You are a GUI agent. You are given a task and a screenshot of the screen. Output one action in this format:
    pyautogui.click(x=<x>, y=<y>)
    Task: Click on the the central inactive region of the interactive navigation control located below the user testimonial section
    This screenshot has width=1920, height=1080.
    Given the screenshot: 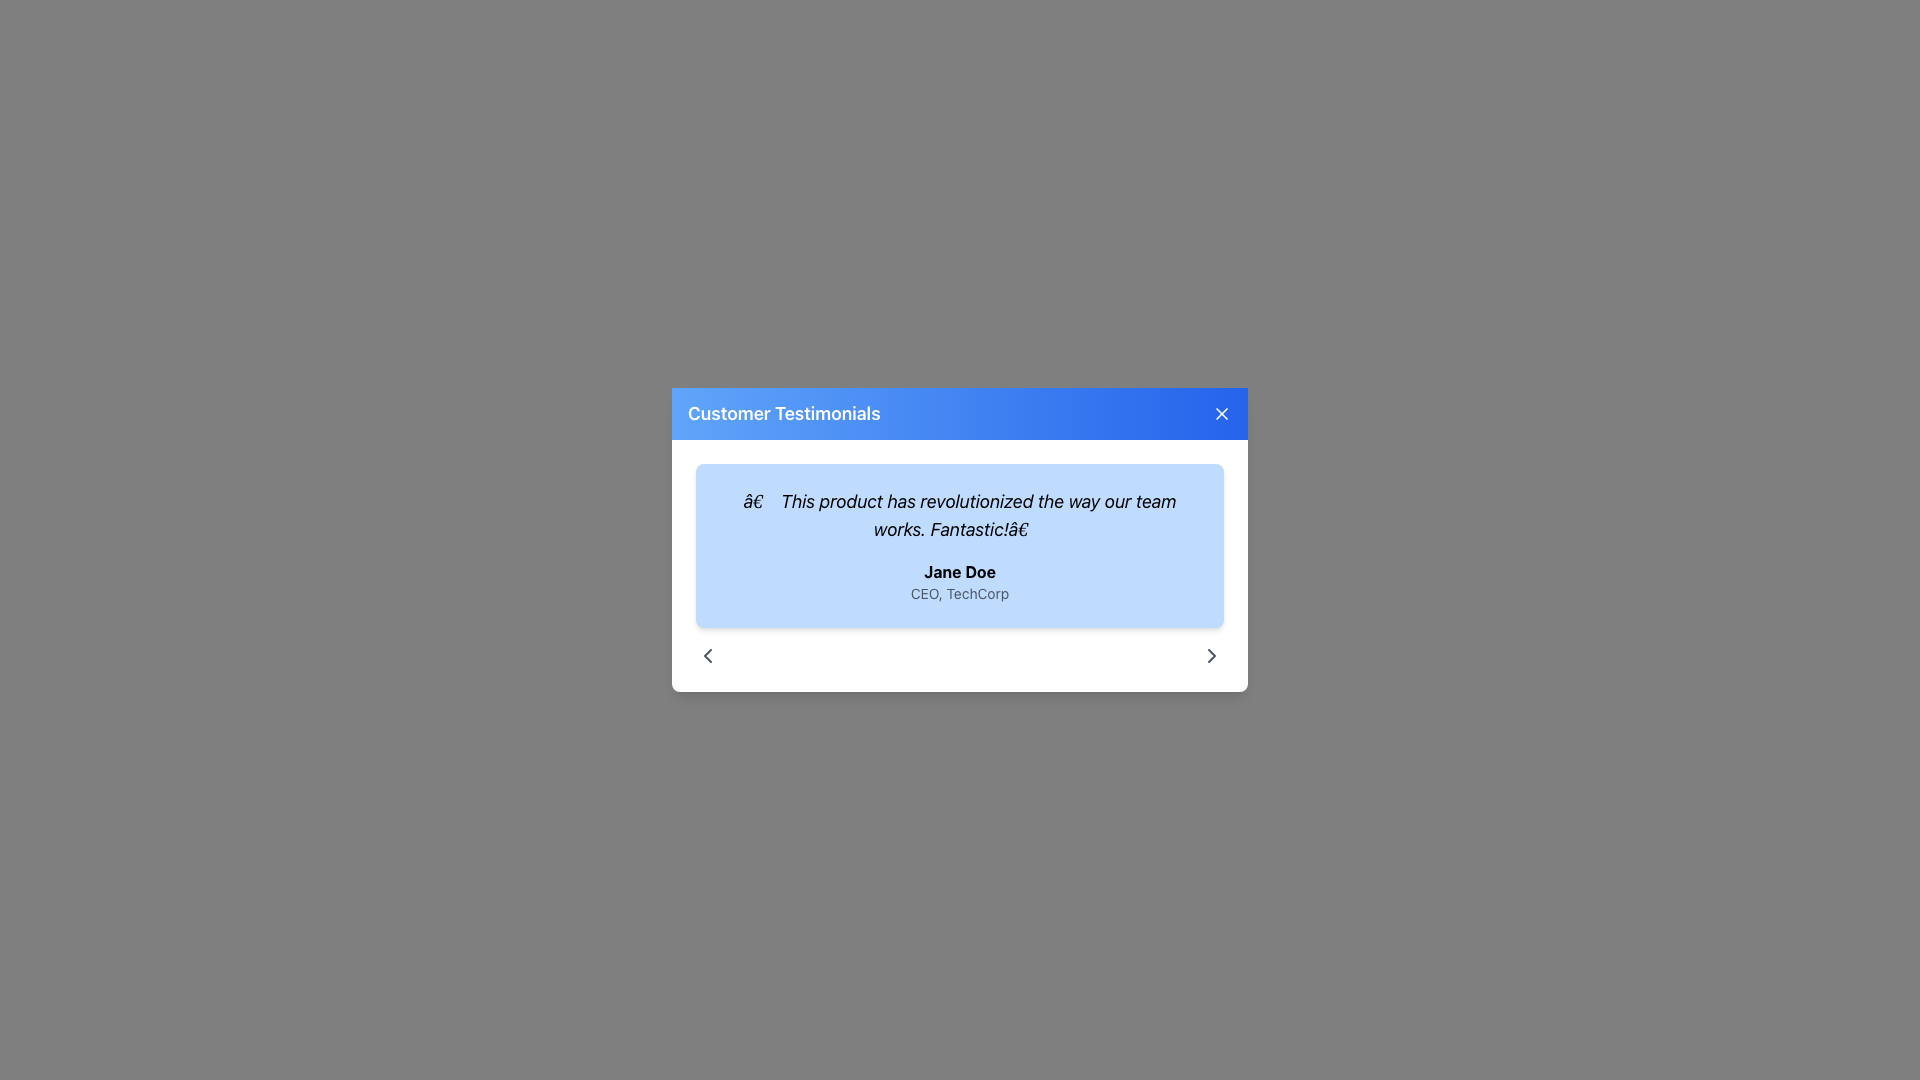 What is the action you would take?
    pyautogui.click(x=960, y=655)
    